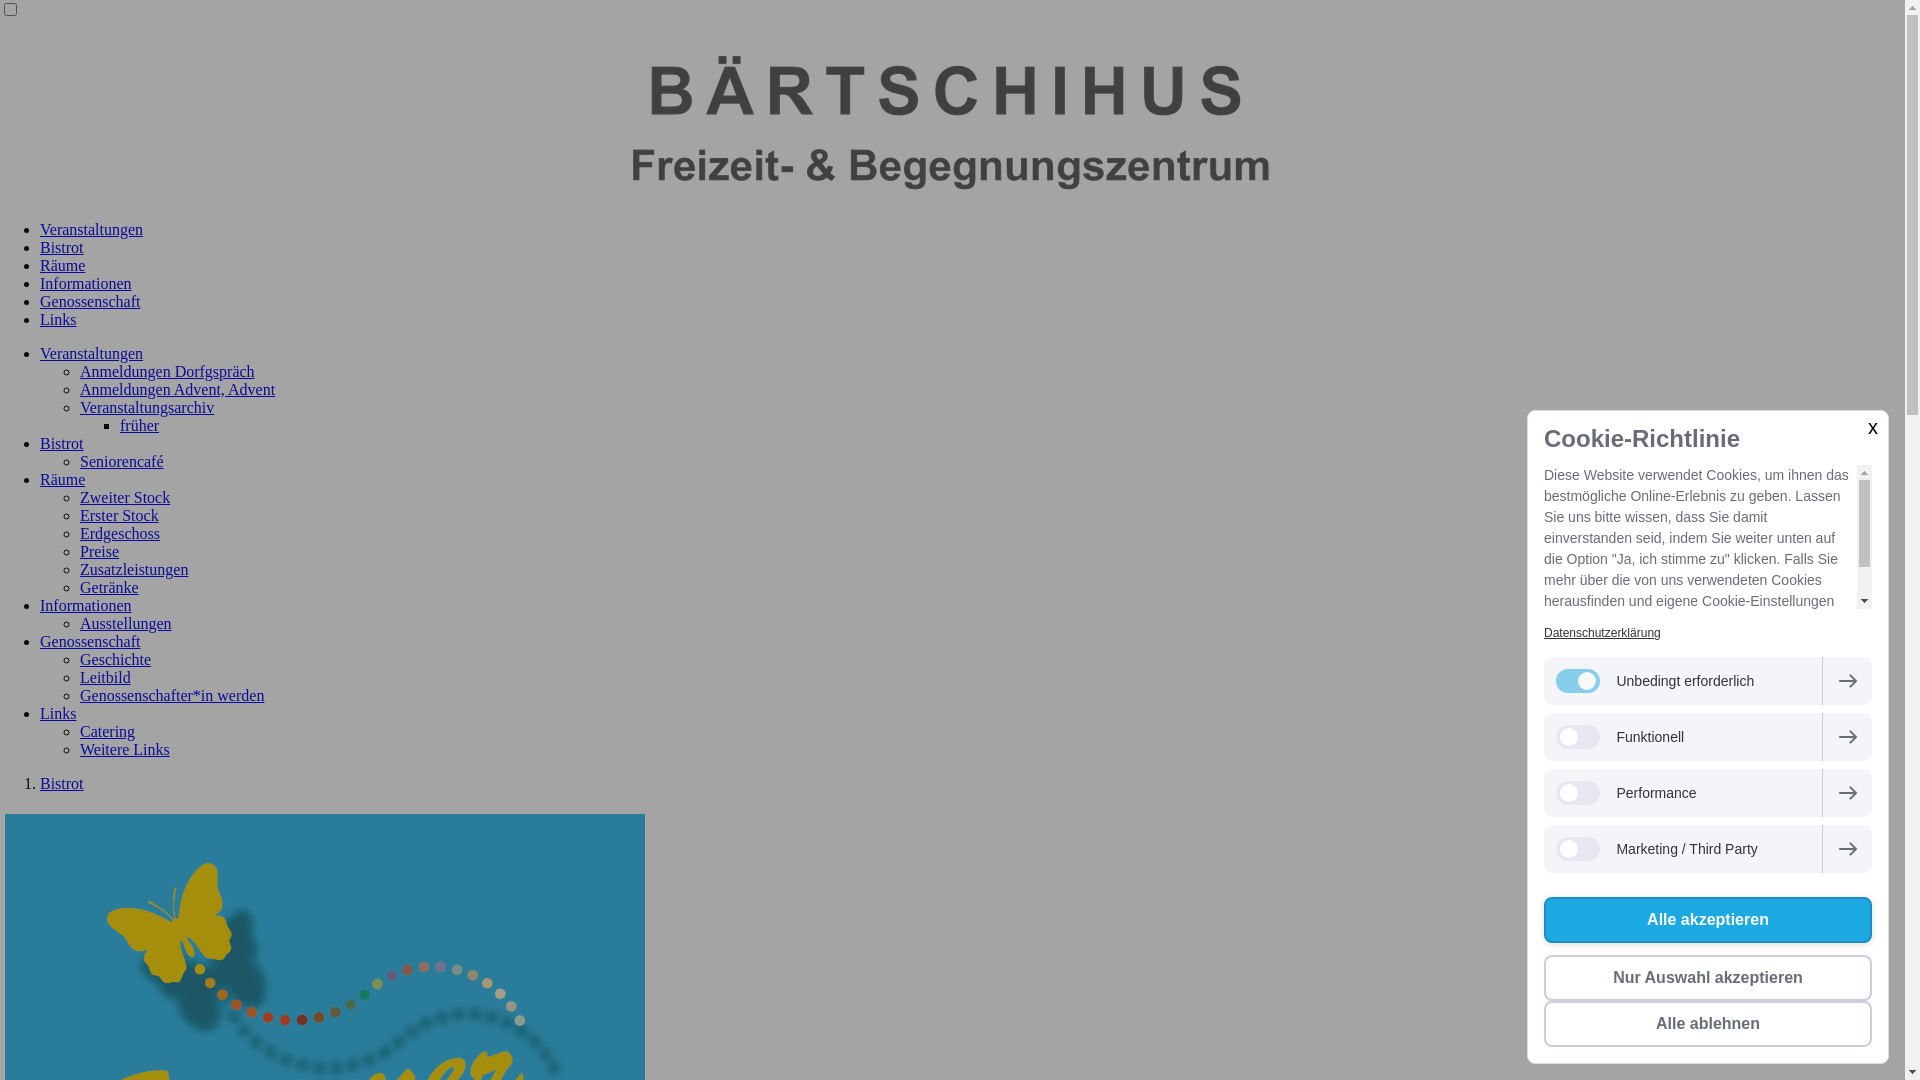  What do you see at coordinates (57, 712) in the screenshot?
I see `'Links'` at bounding box center [57, 712].